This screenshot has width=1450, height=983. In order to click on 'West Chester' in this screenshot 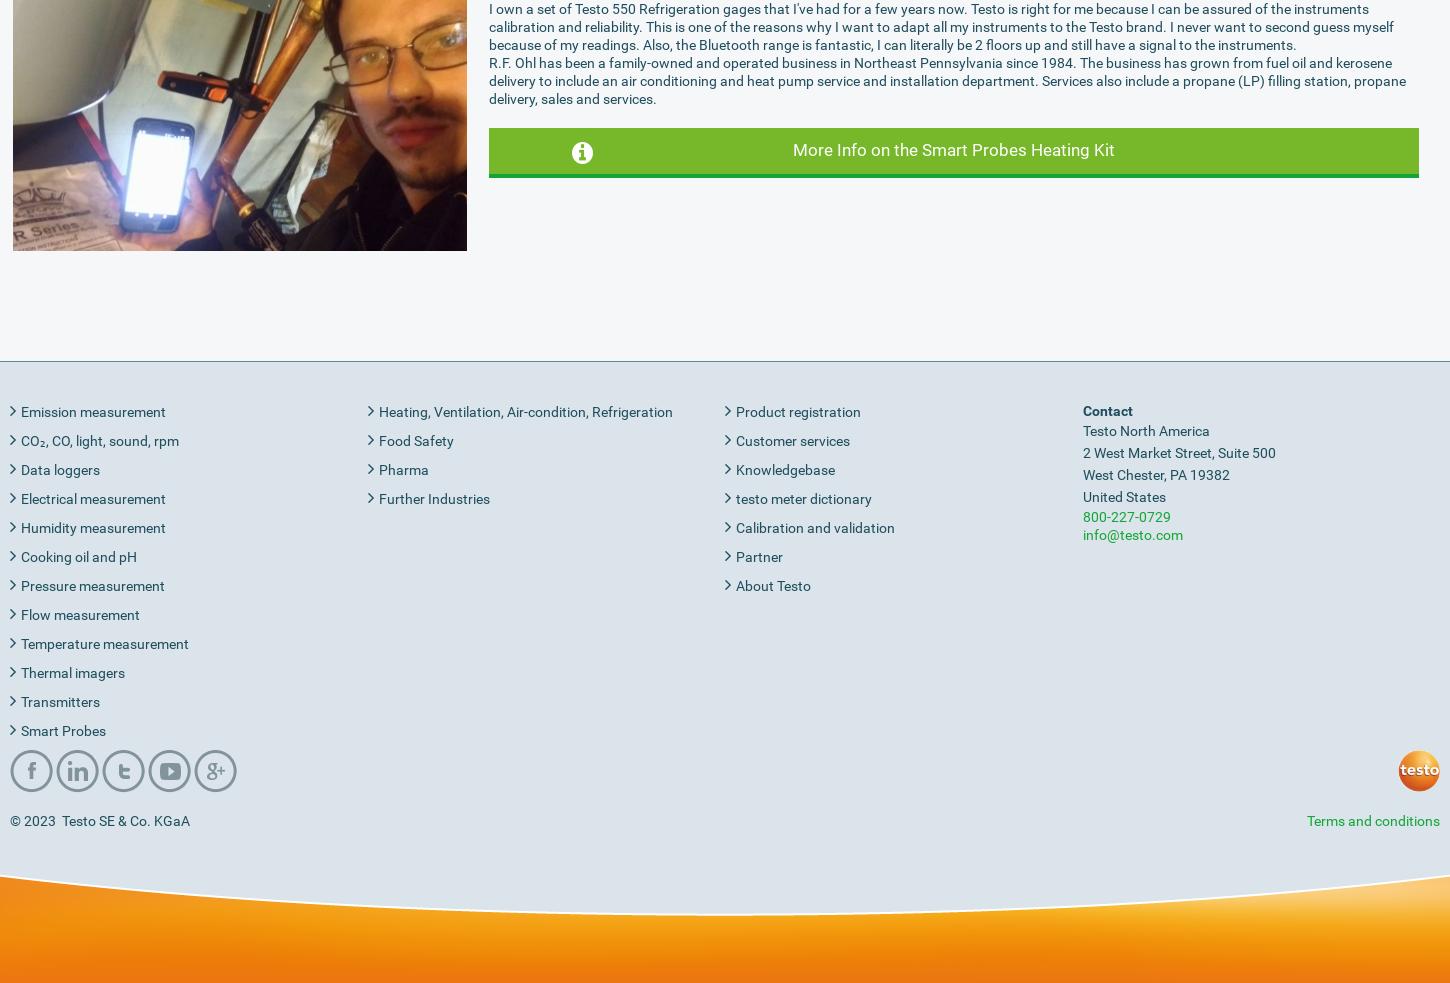, I will do `click(1121, 473)`.